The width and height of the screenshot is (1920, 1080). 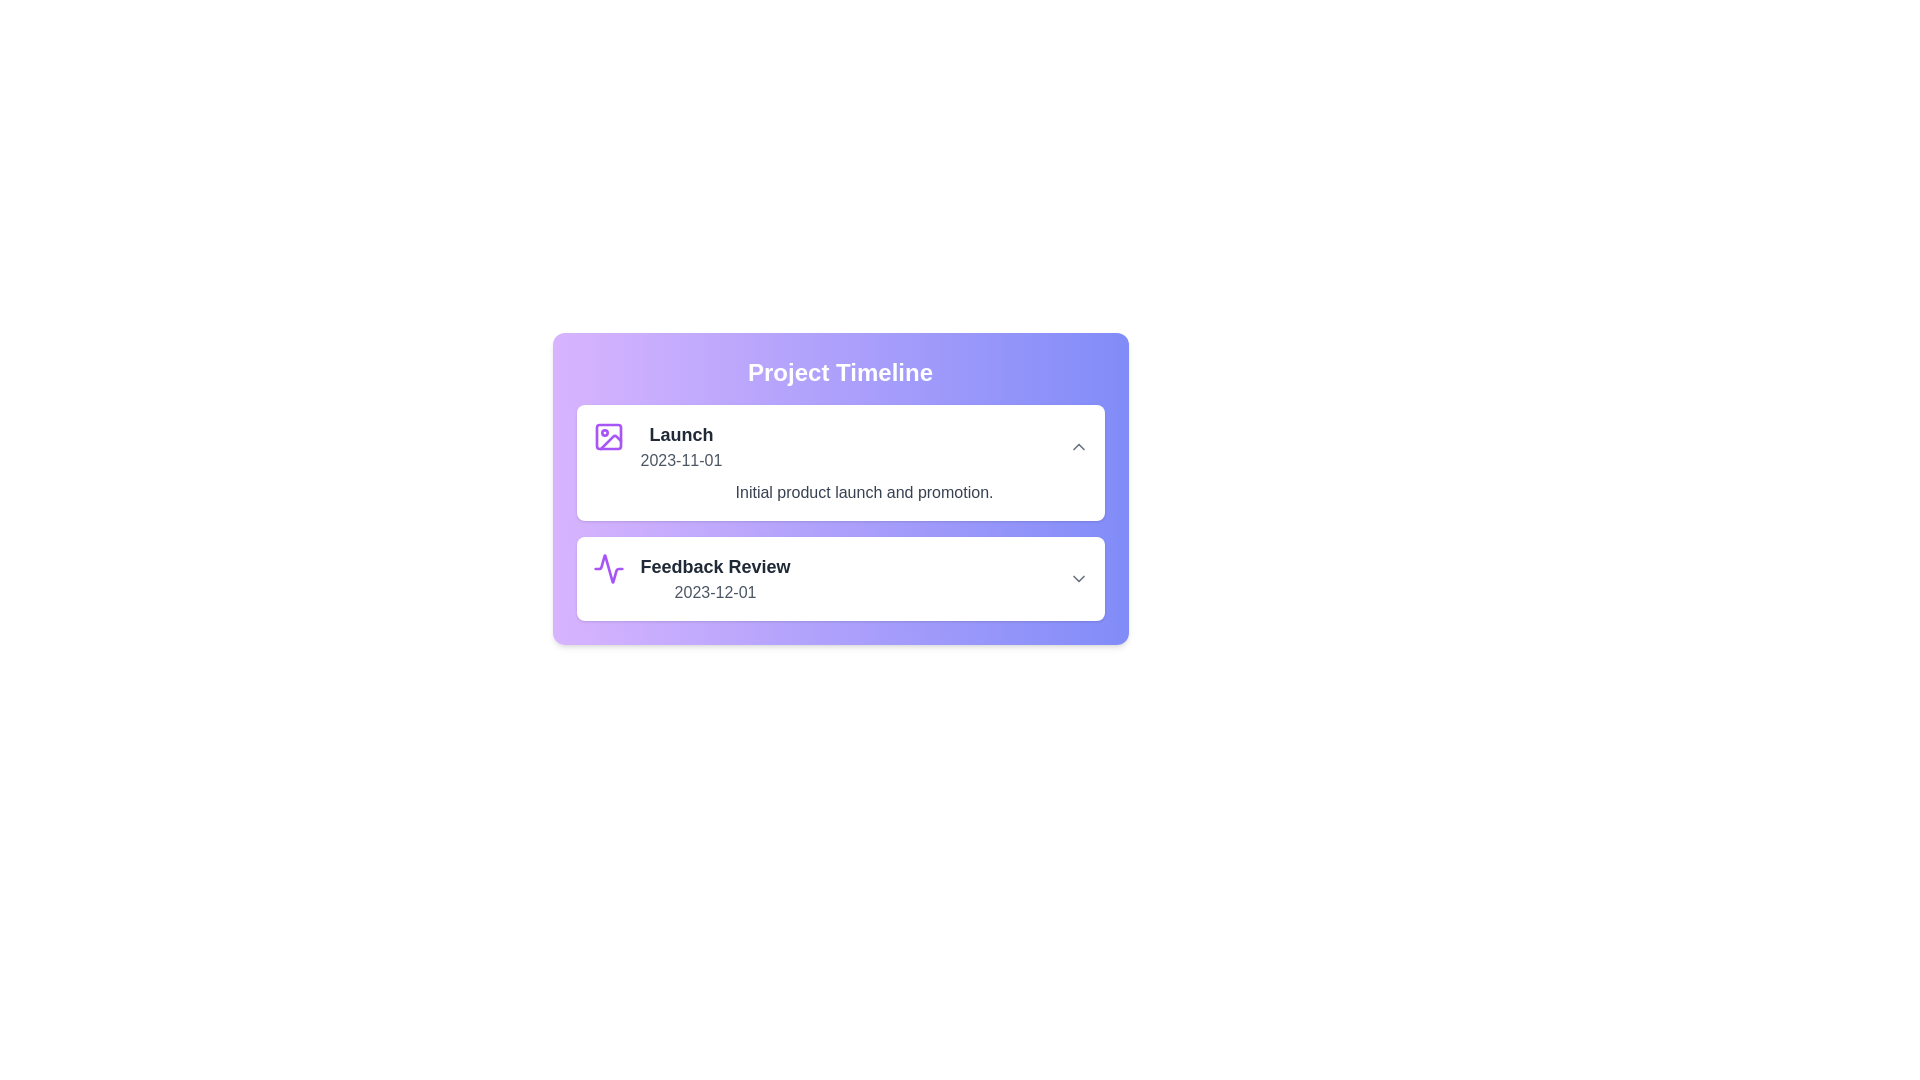 I want to click on the Chevron Icon located at the right end of the 'Feedback Review' tile under 'Project Timeline' to expand or collapse additional information, so click(x=1077, y=578).